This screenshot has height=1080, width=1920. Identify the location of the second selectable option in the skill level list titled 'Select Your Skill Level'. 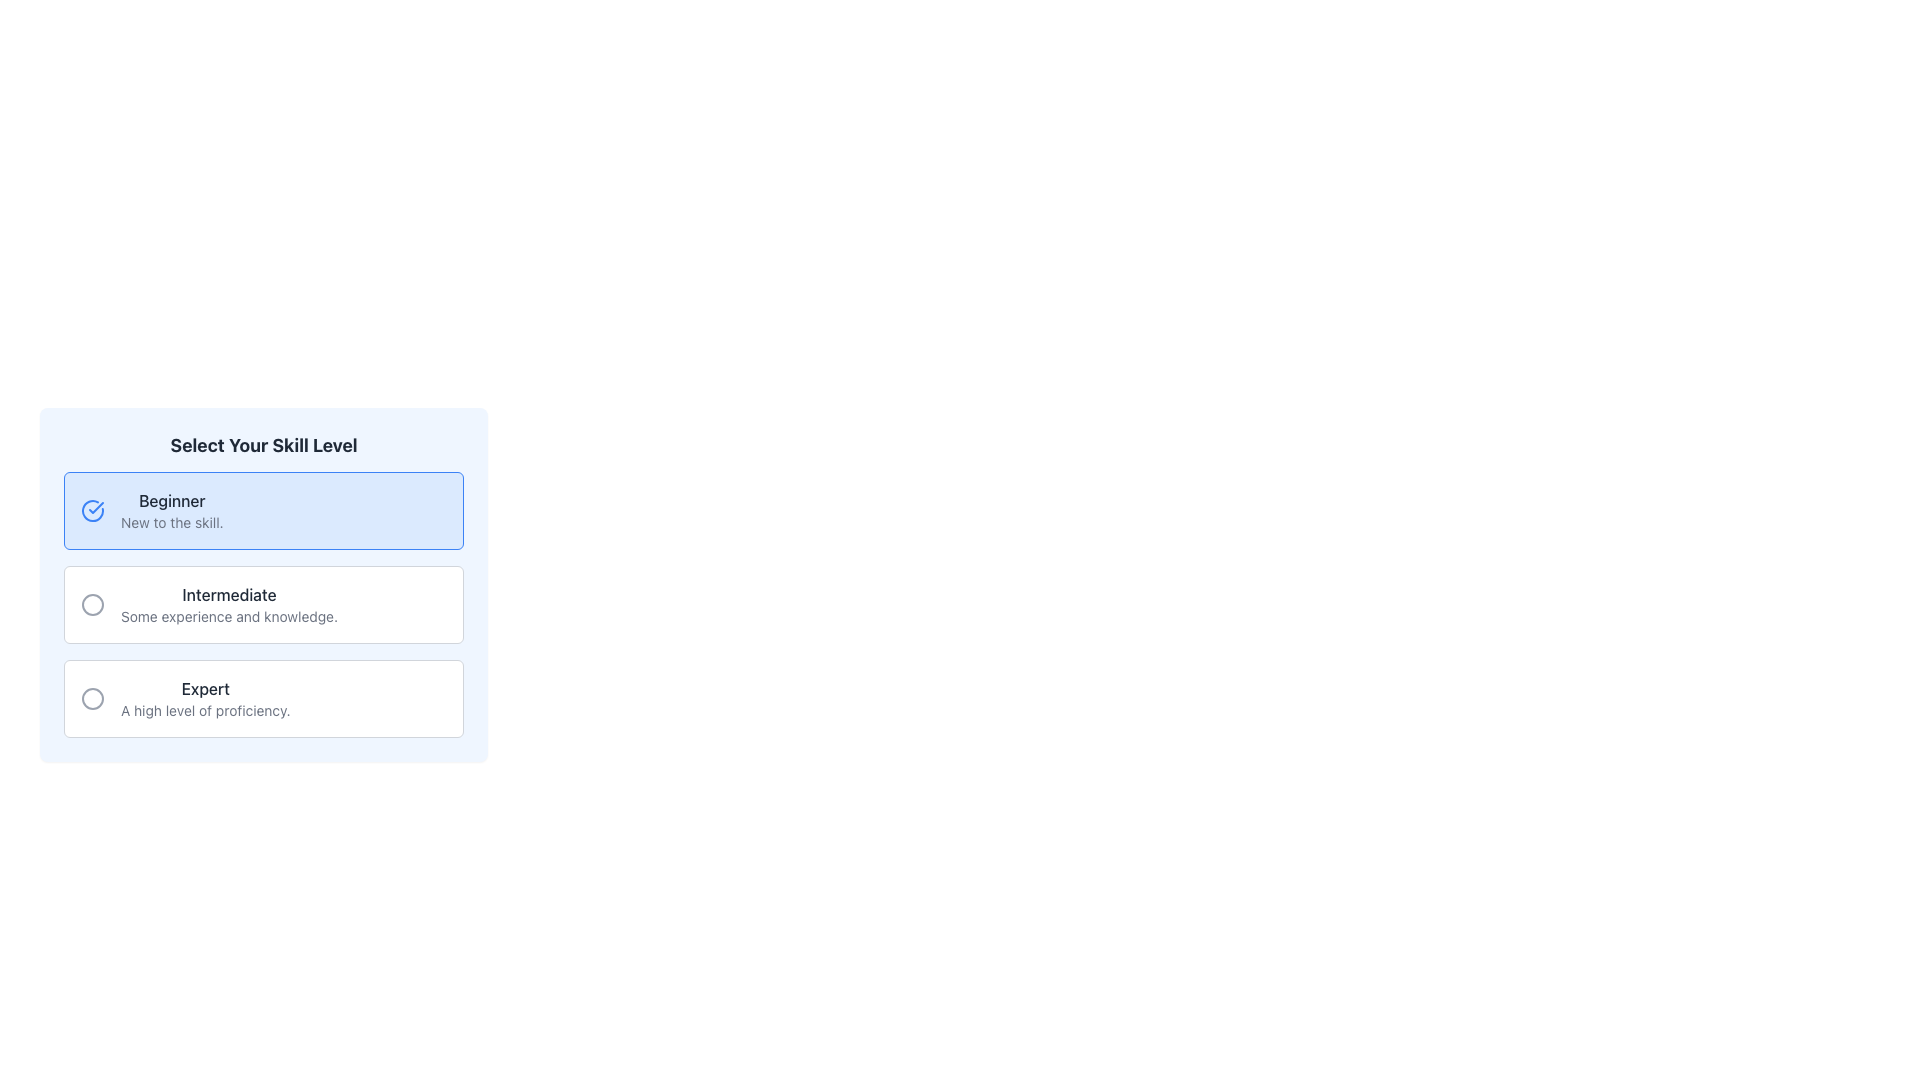
(263, 604).